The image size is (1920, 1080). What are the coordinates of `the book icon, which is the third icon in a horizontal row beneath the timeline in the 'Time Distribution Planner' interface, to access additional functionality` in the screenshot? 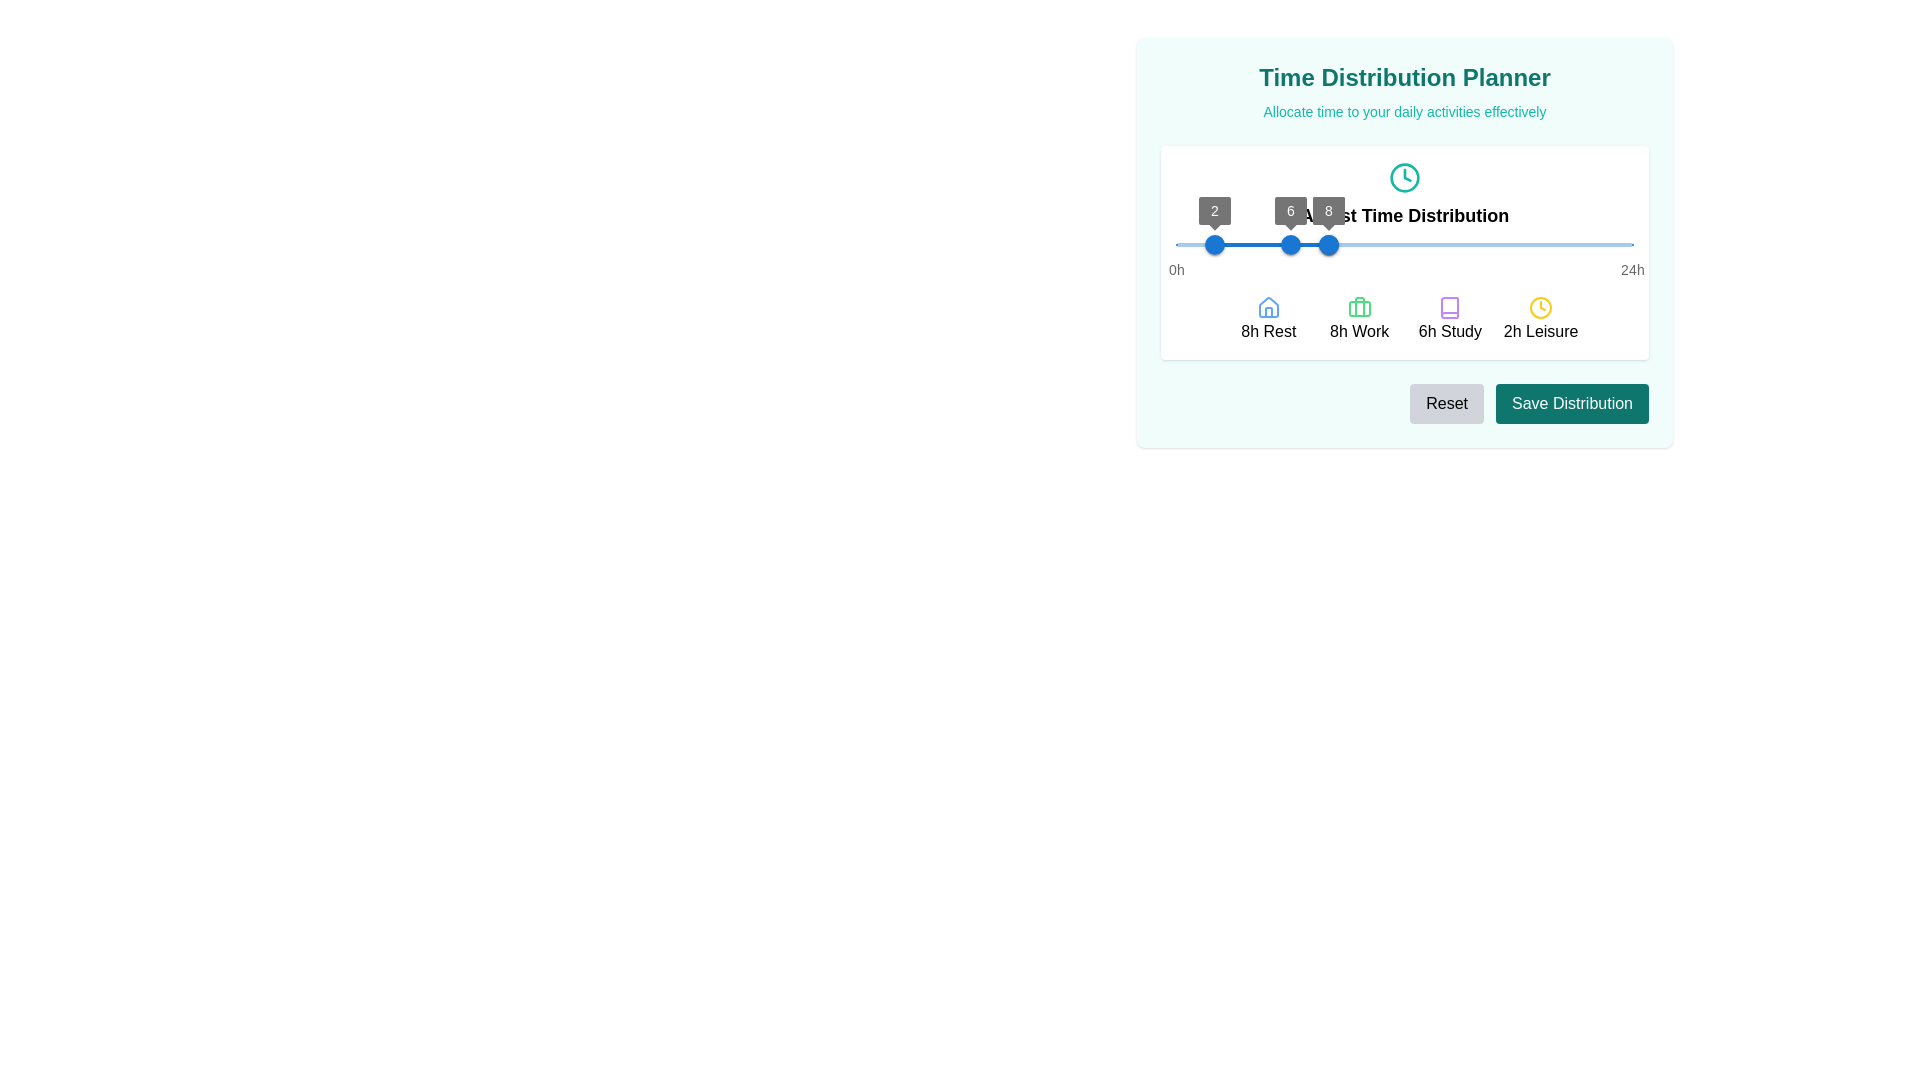 It's located at (1449, 308).